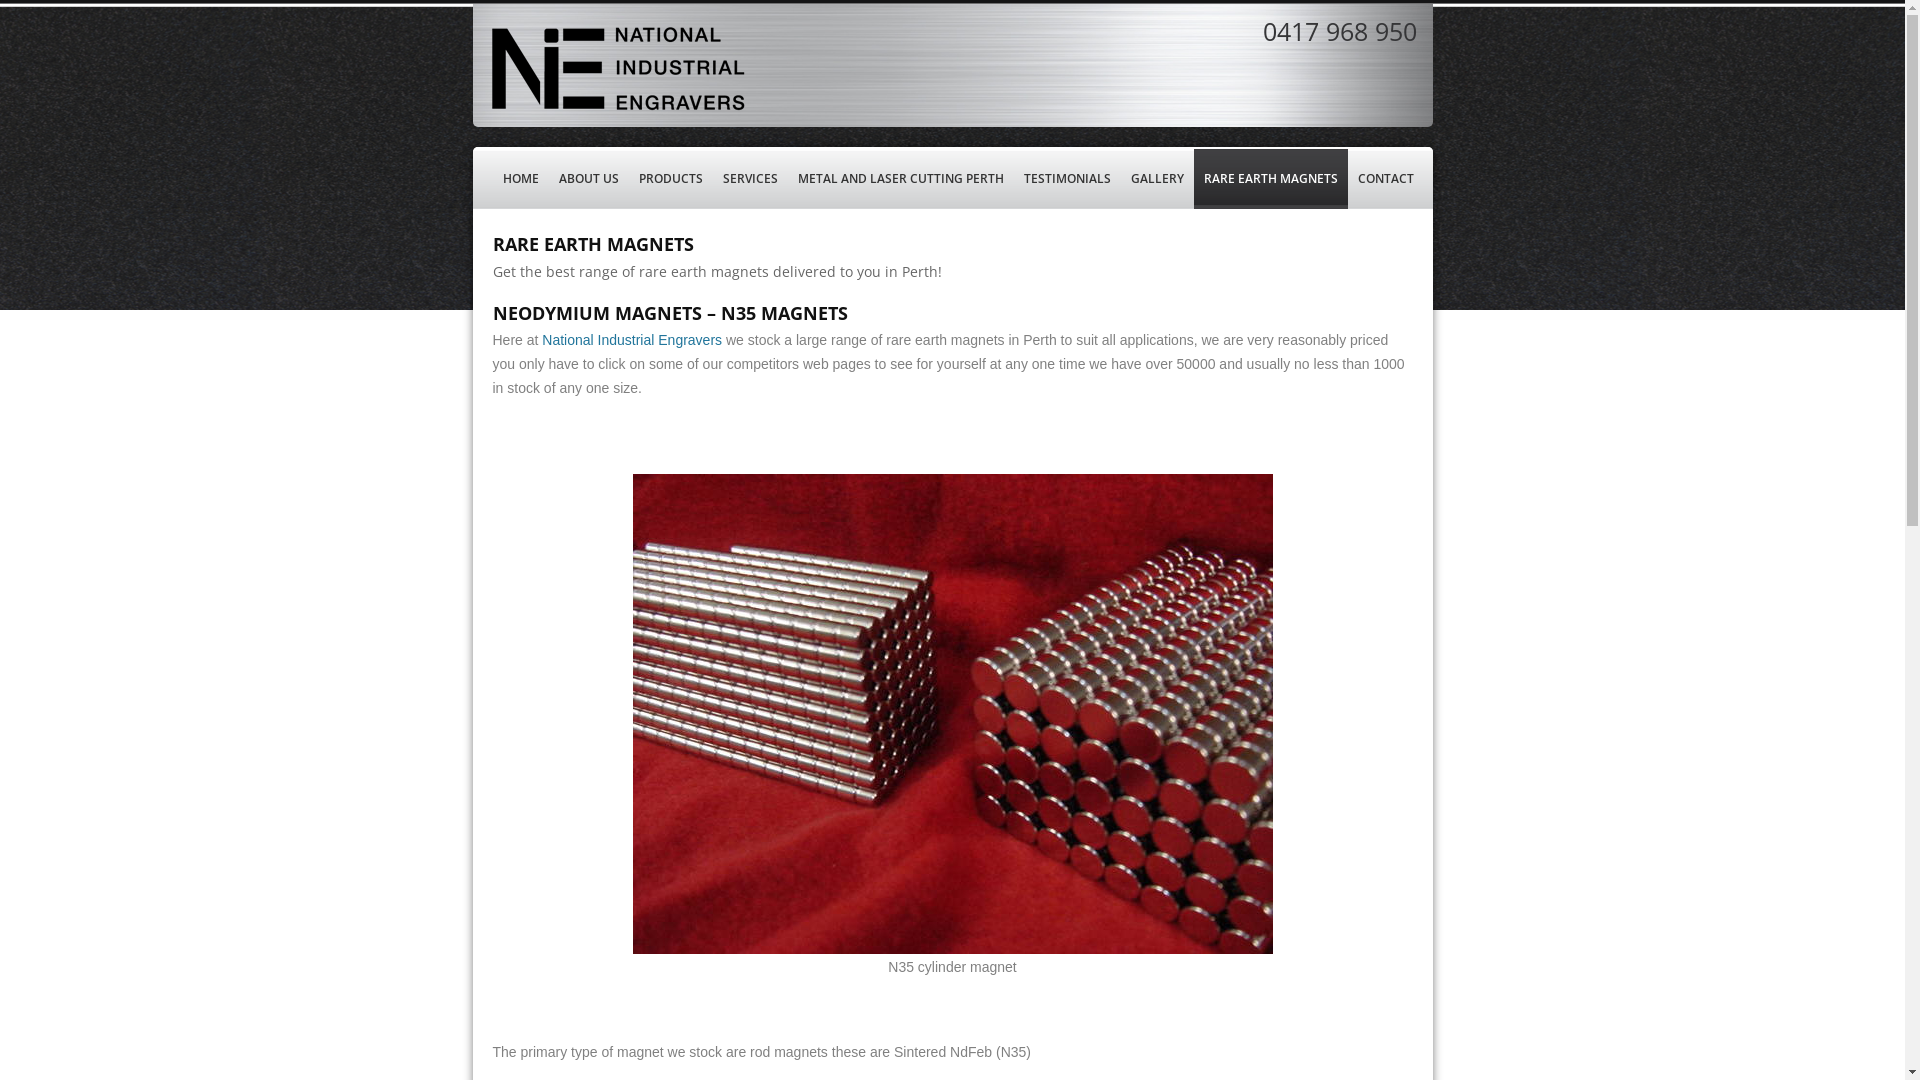  What do you see at coordinates (1339, 30) in the screenshot?
I see `'0417 968 950'` at bounding box center [1339, 30].